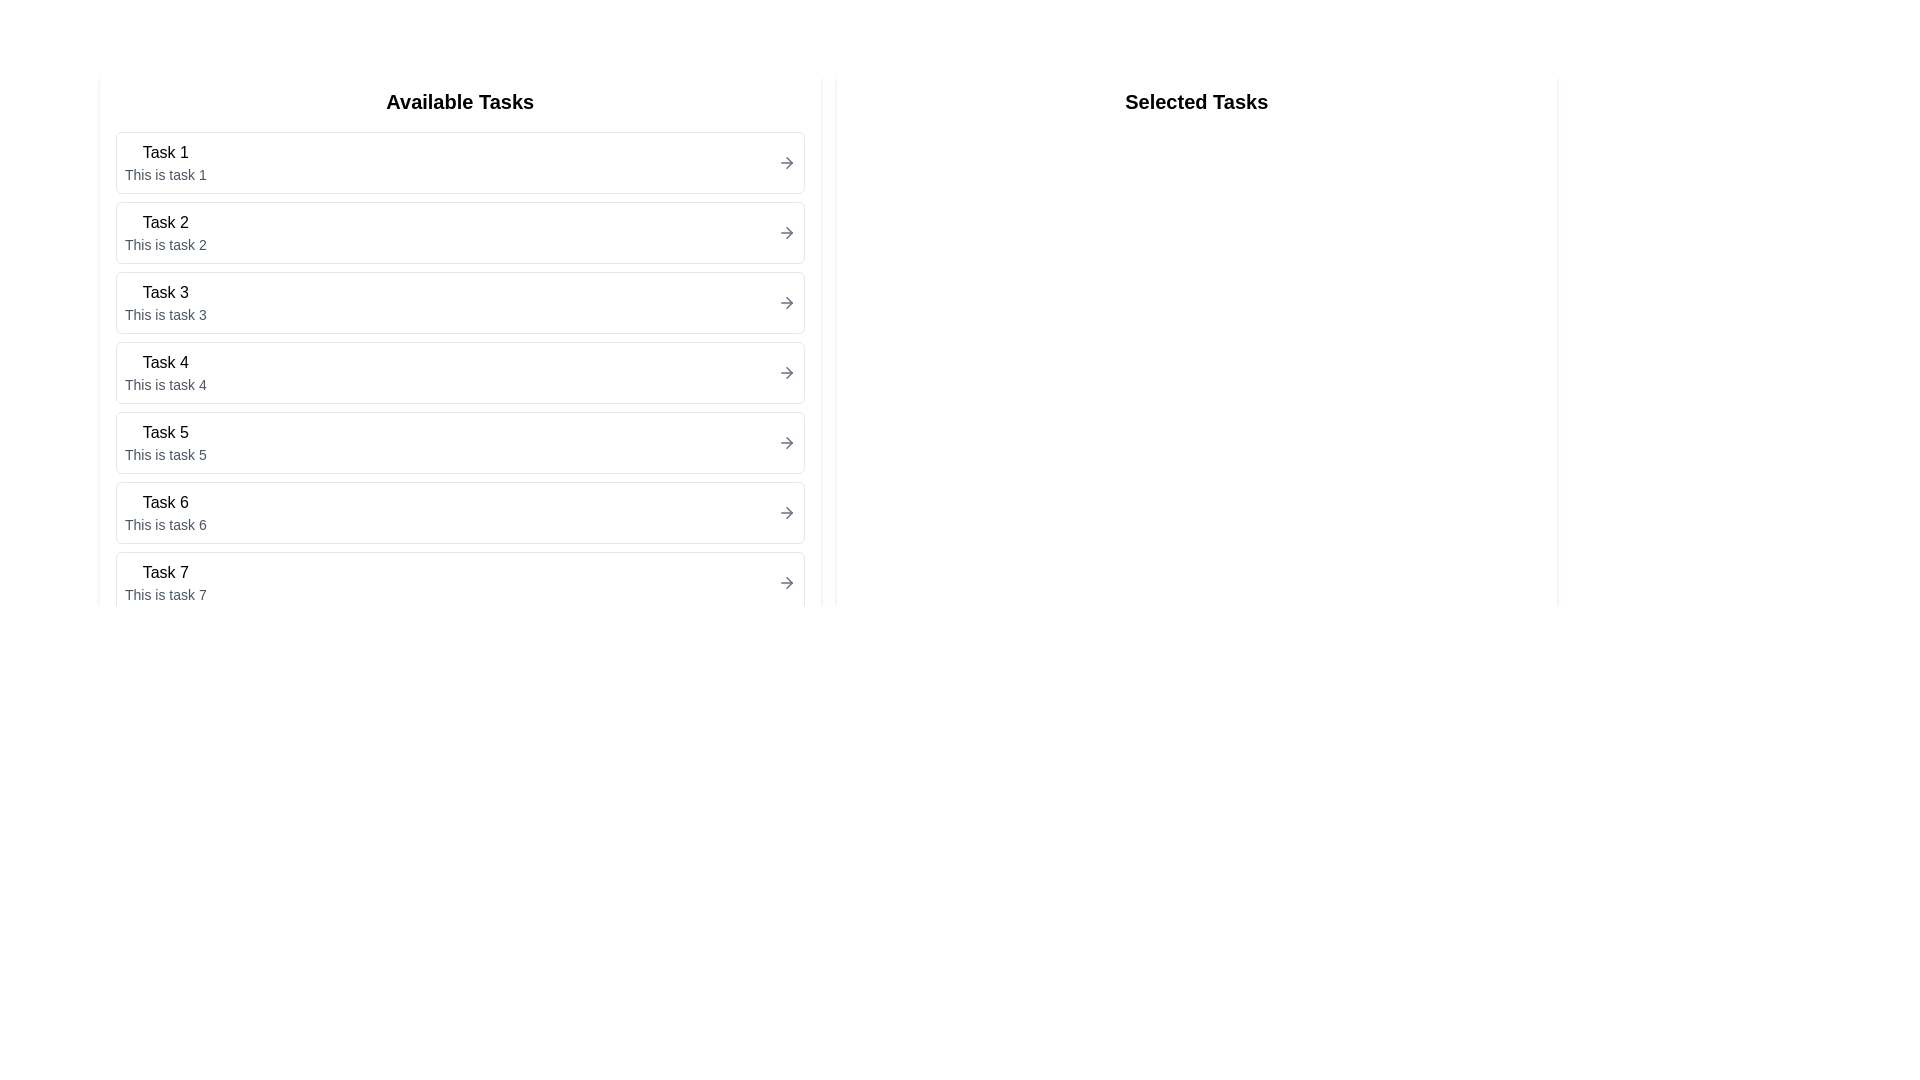  What do you see at coordinates (165, 512) in the screenshot?
I see `the Text block displaying information about task 6, which is the sixth item in the 'Available Tasks' section, positioned between 'Task 5' and 'Task 7'` at bounding box center [165, 512].